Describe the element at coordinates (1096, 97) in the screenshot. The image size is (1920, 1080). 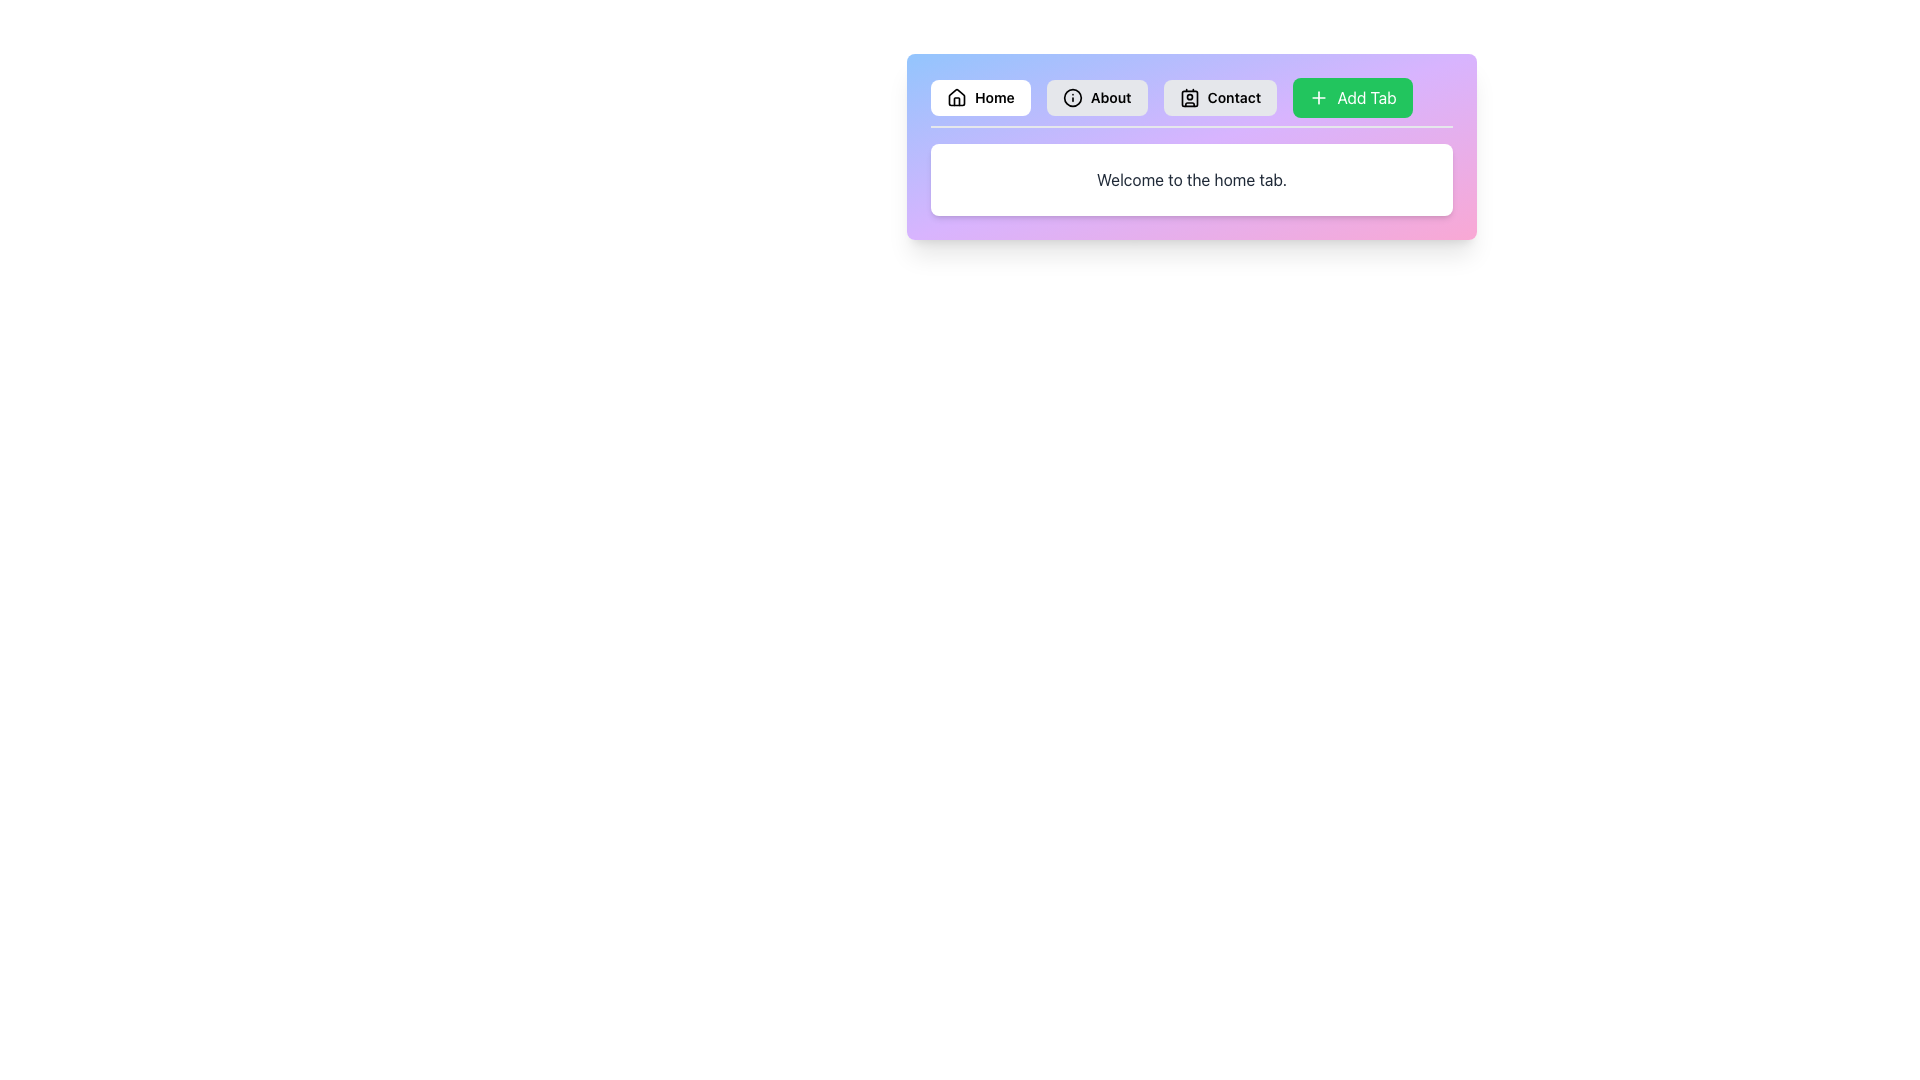
I see `the second button in the horizontal navigation bar, which serves as a navigation tool to the 'About' page or section` at that location.